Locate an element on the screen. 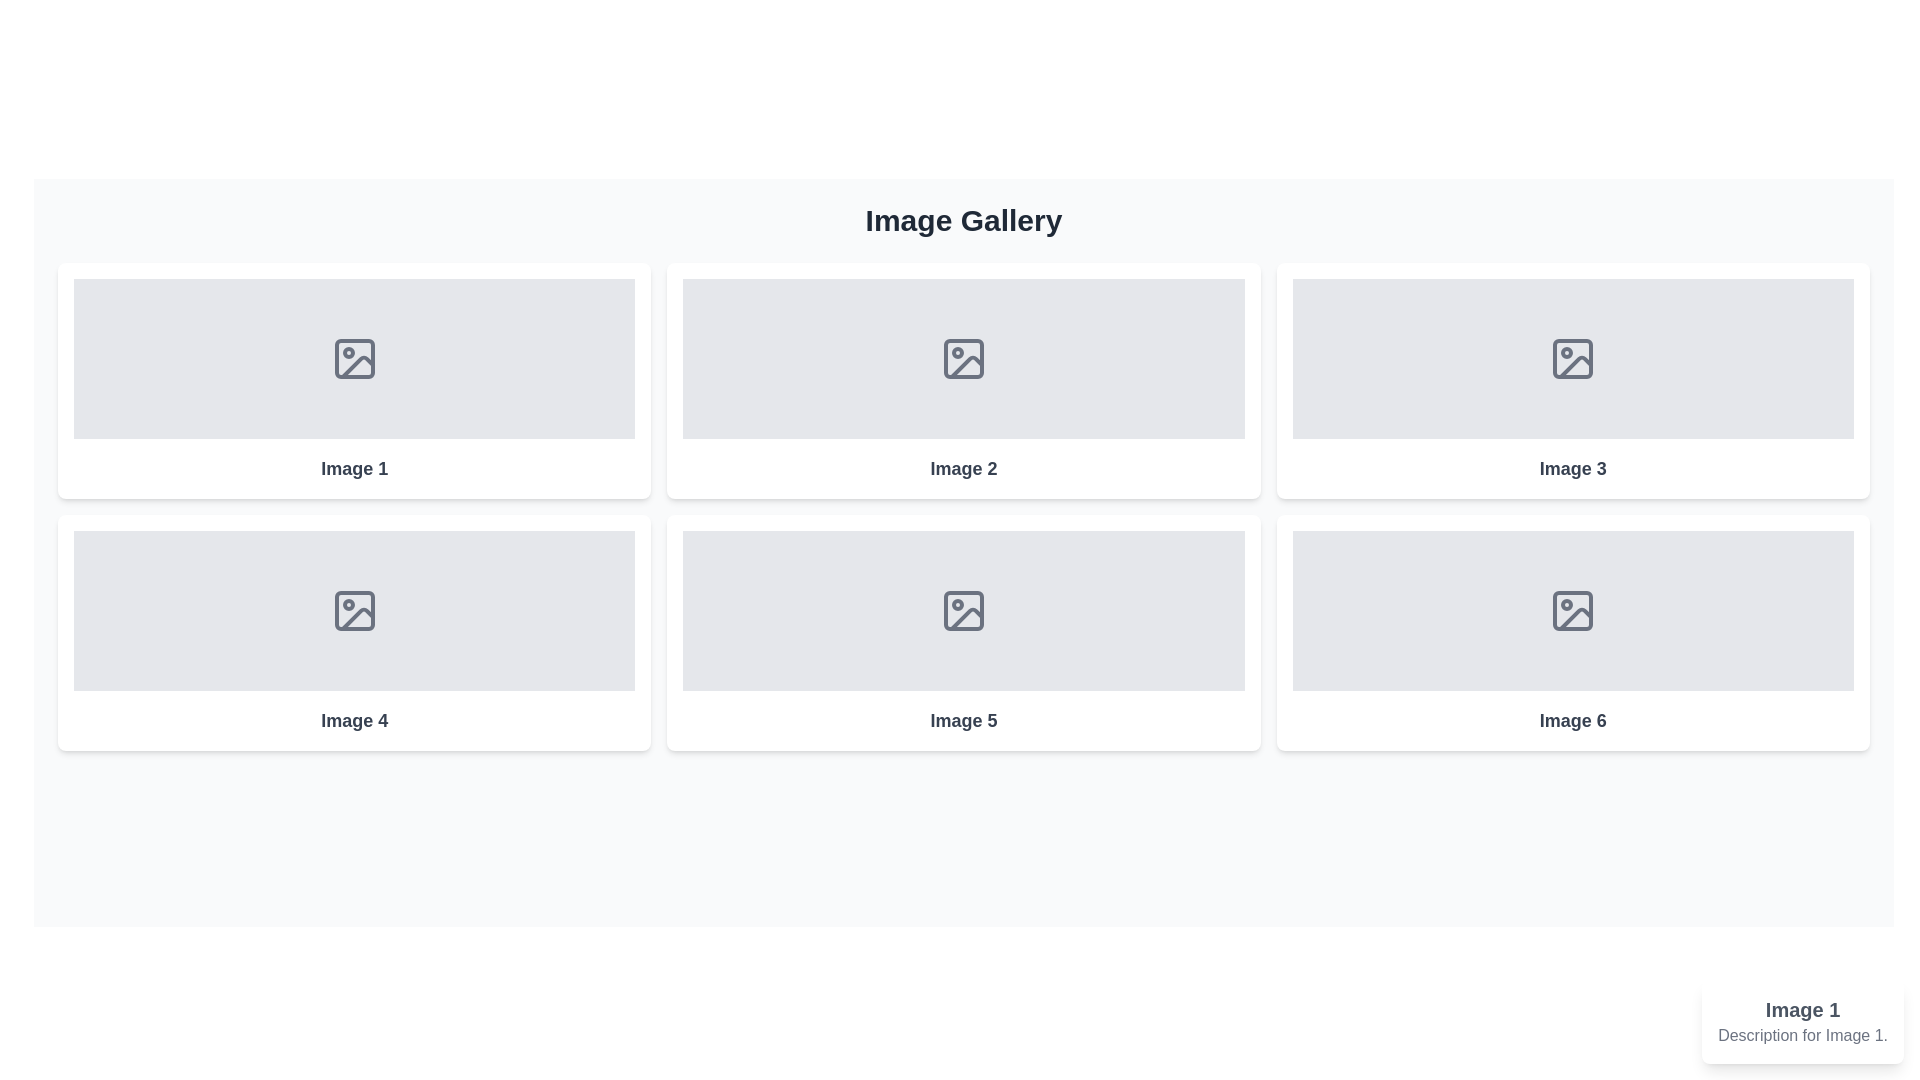 The height and width of the screenshot is (1080, 1920). the image frame icon with a circular dot inside, representing the placeholder for 'Image 1' in the top-left corner of the grid is located at coordinates (354, 357).